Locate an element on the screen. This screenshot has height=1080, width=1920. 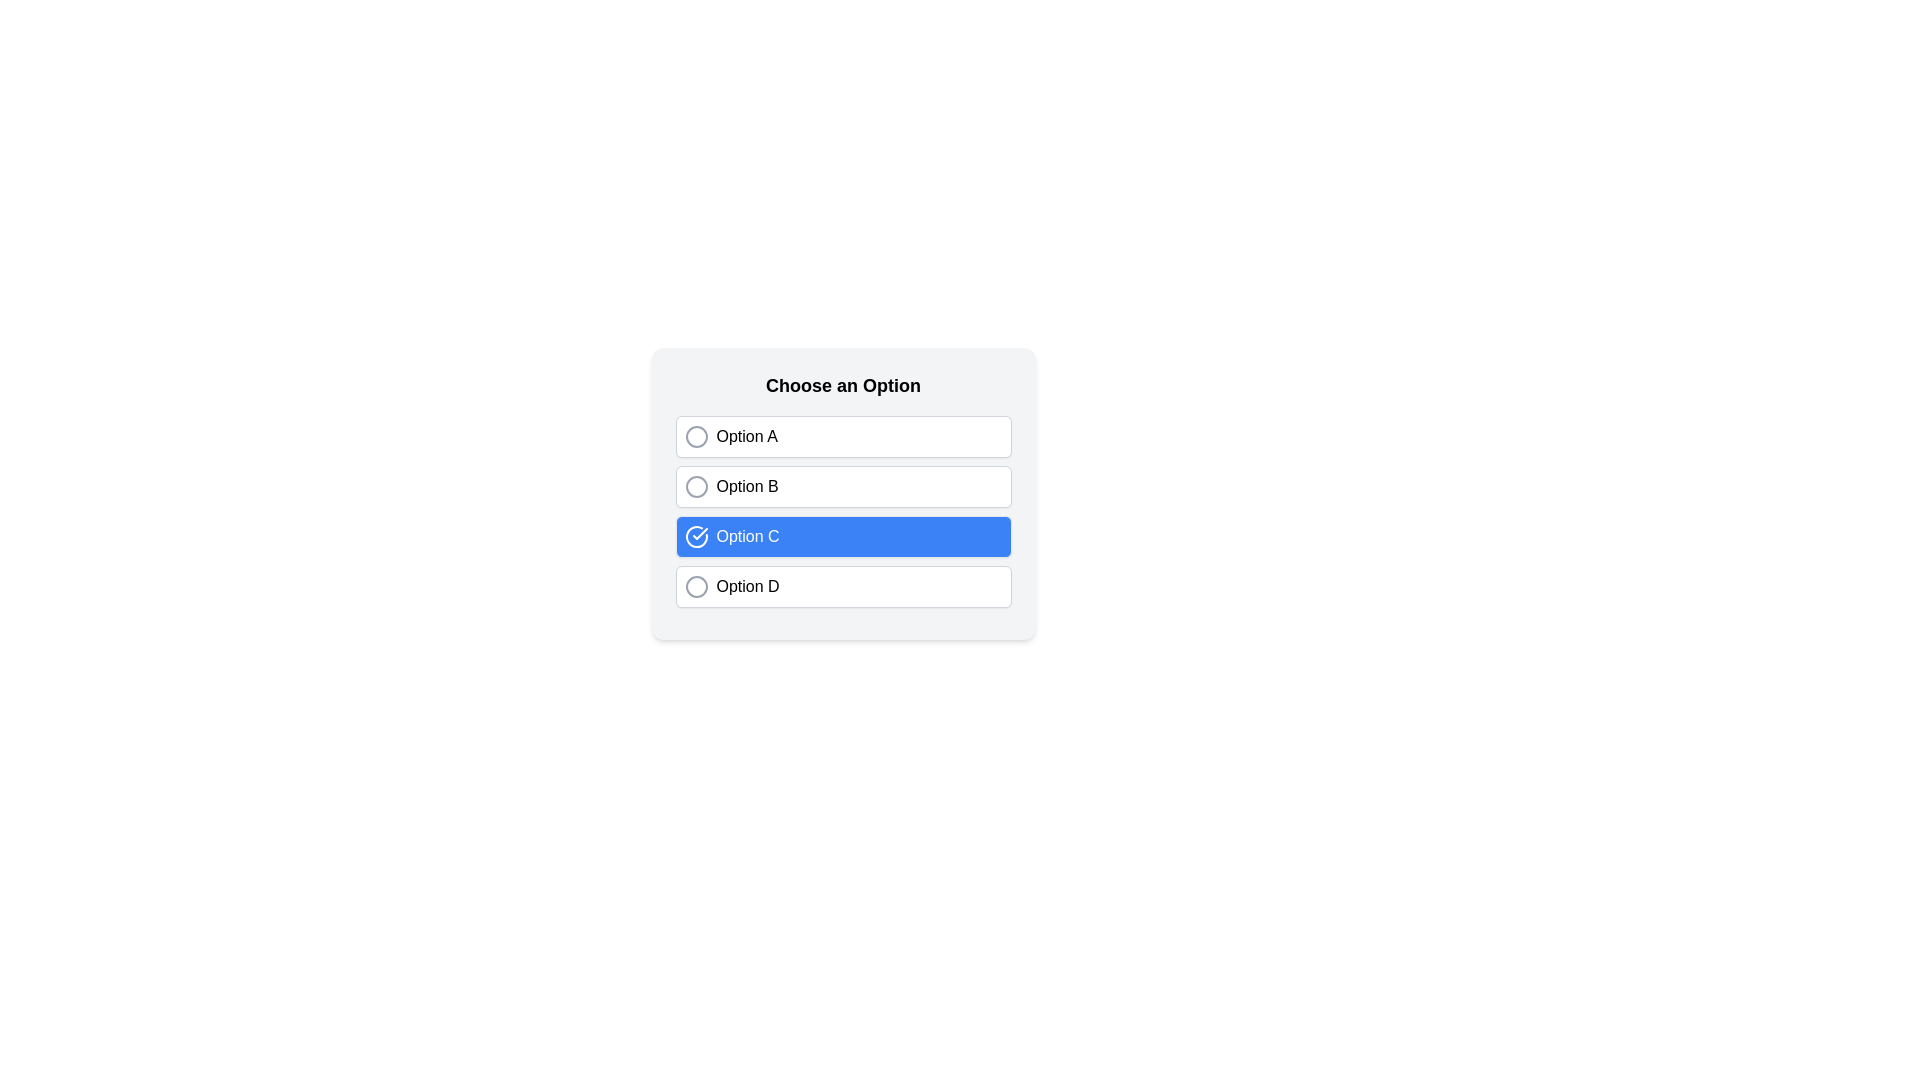
the text label that corresponds to the fourth visible radio option in the vertical list is located at coordinates (747, 585).